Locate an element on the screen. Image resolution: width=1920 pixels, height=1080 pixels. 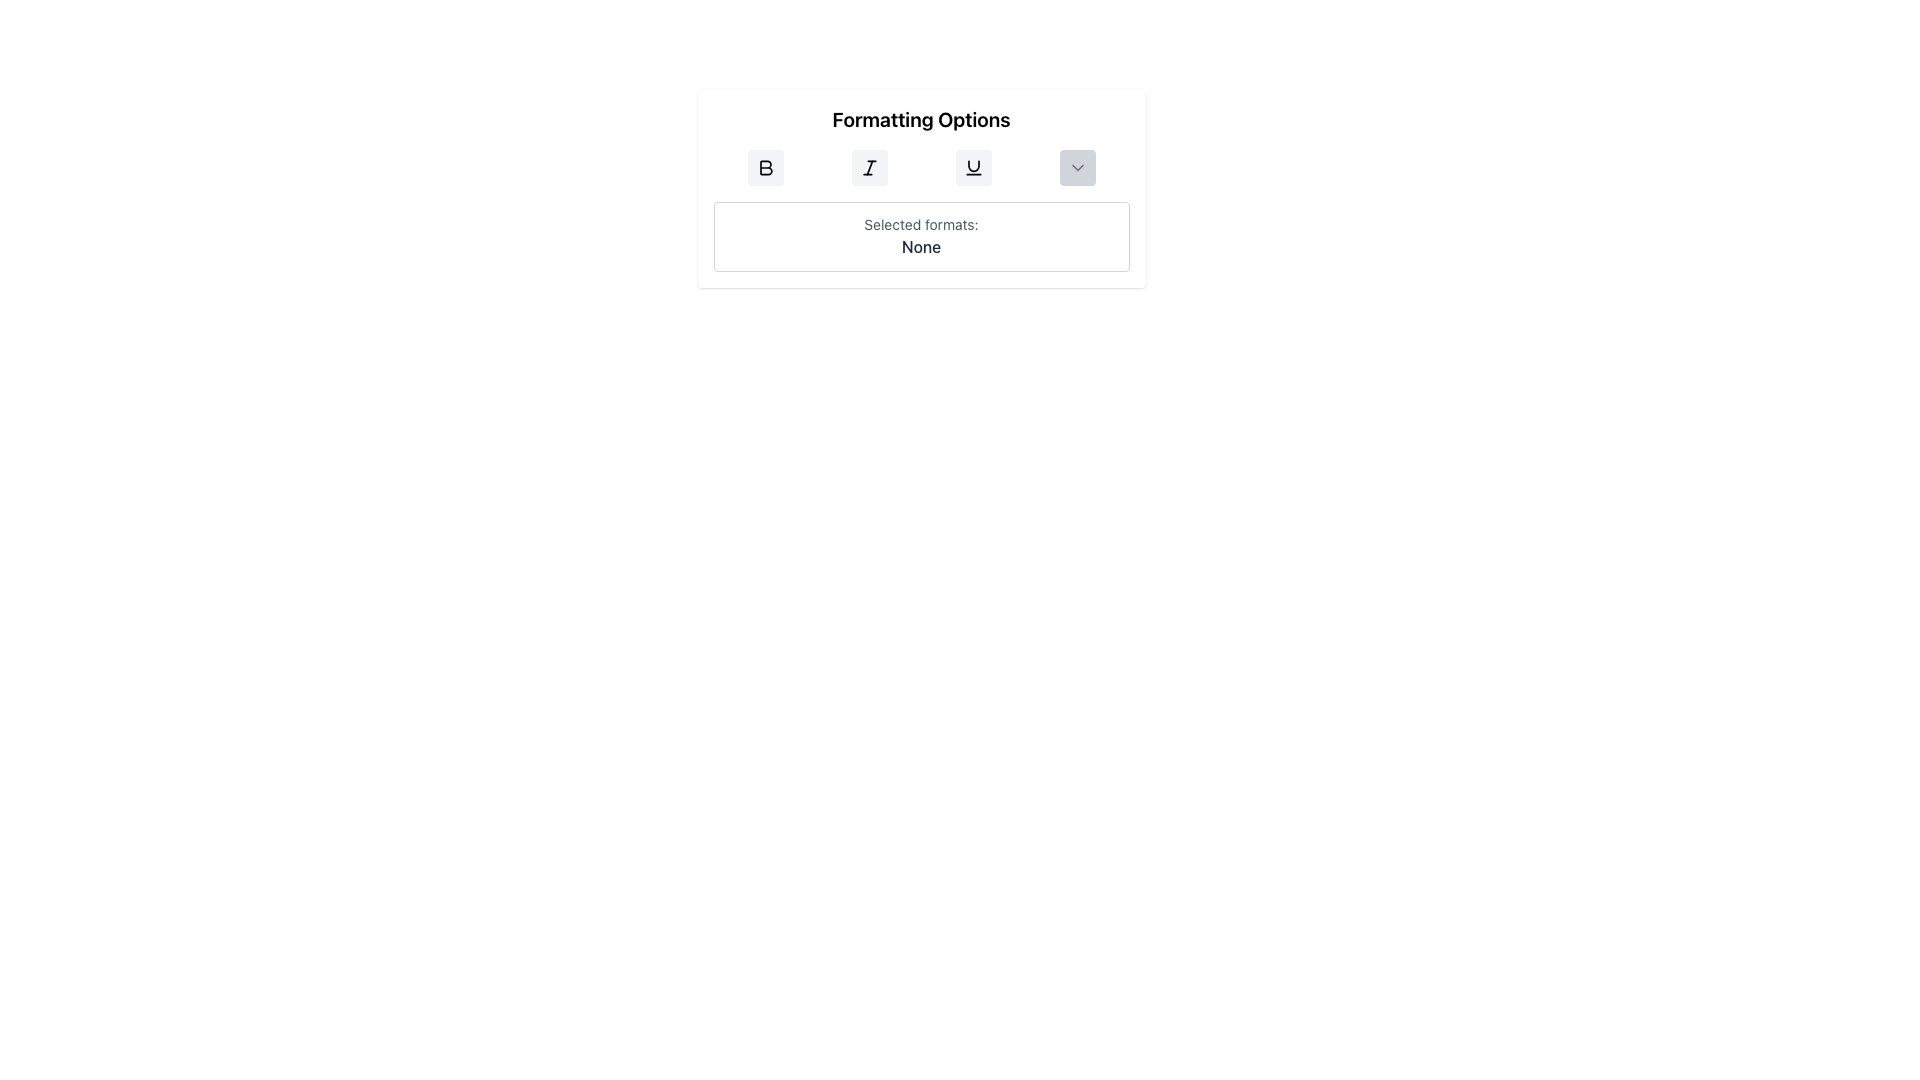
the bold formatting button located in the top row of the formatting options section is located at coordinates (764, 167).